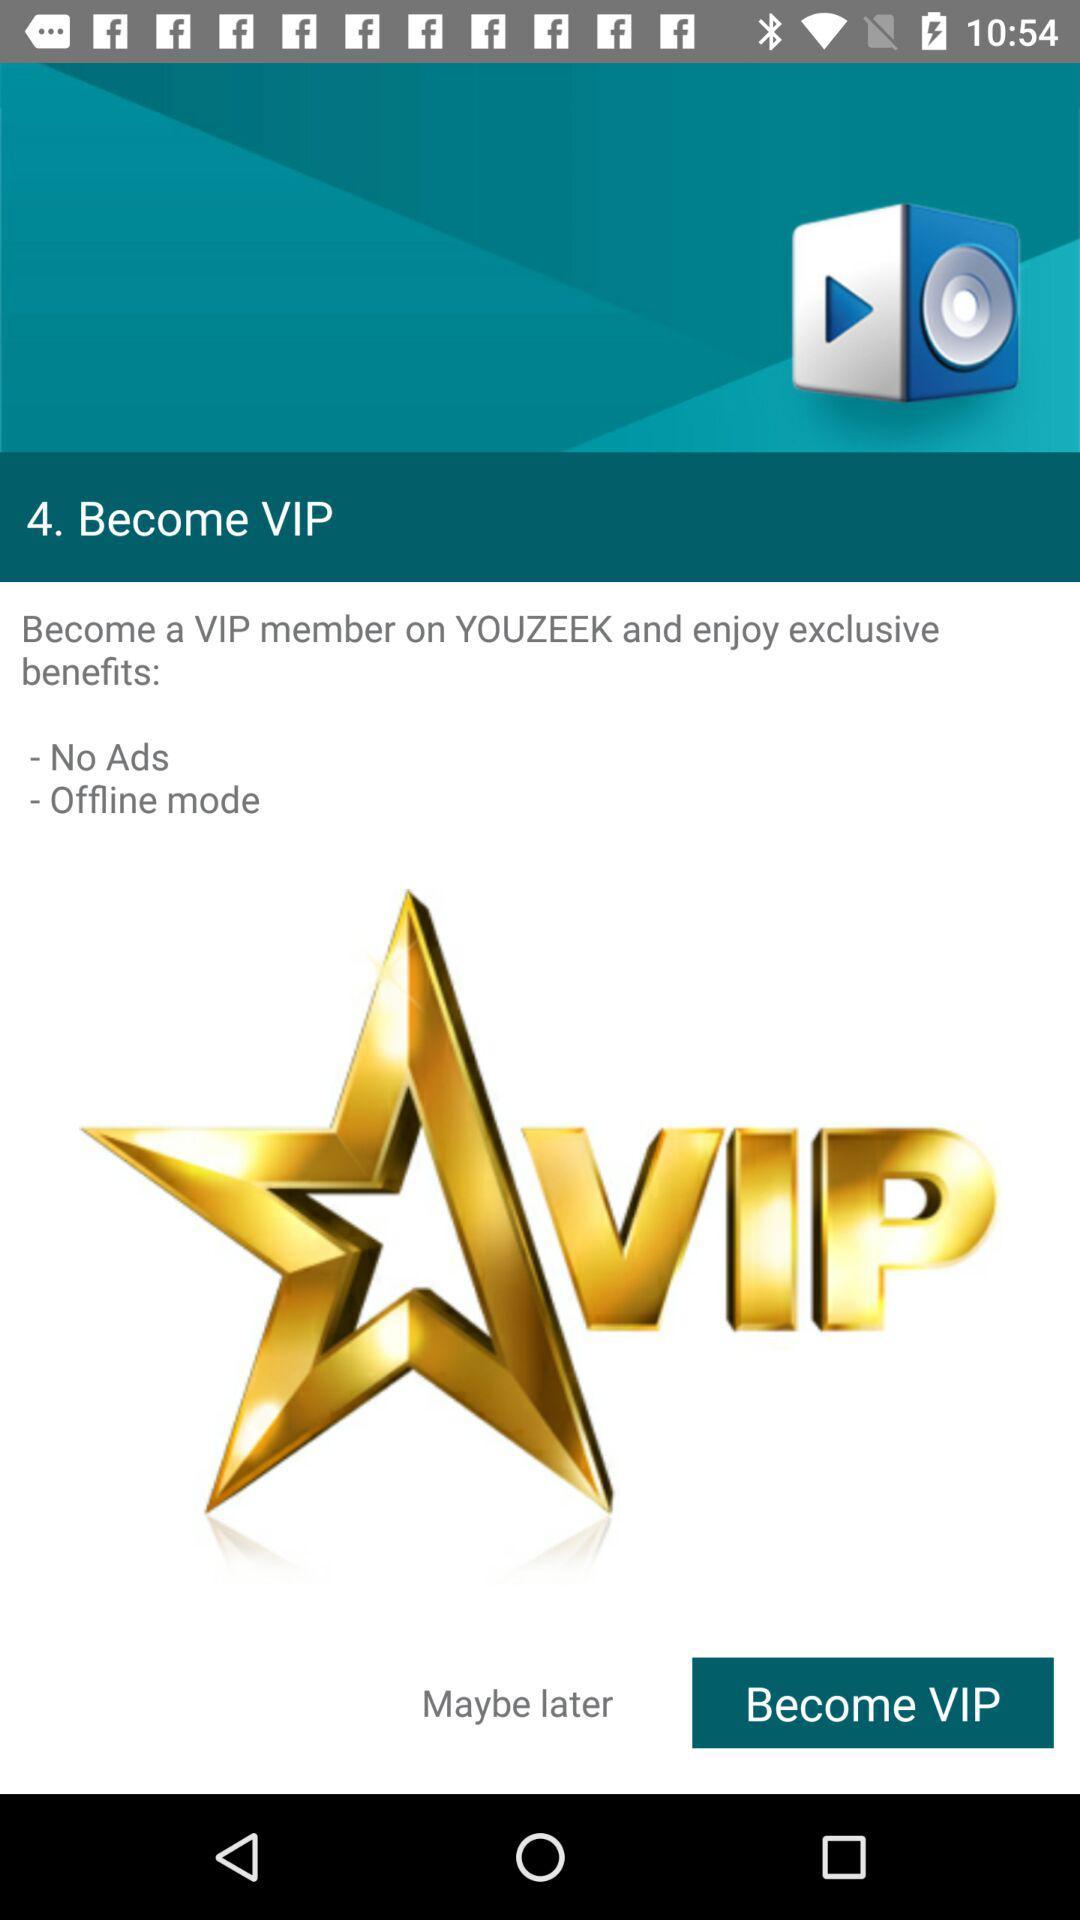  I want to click on the maybe later, so click(516, 1701).